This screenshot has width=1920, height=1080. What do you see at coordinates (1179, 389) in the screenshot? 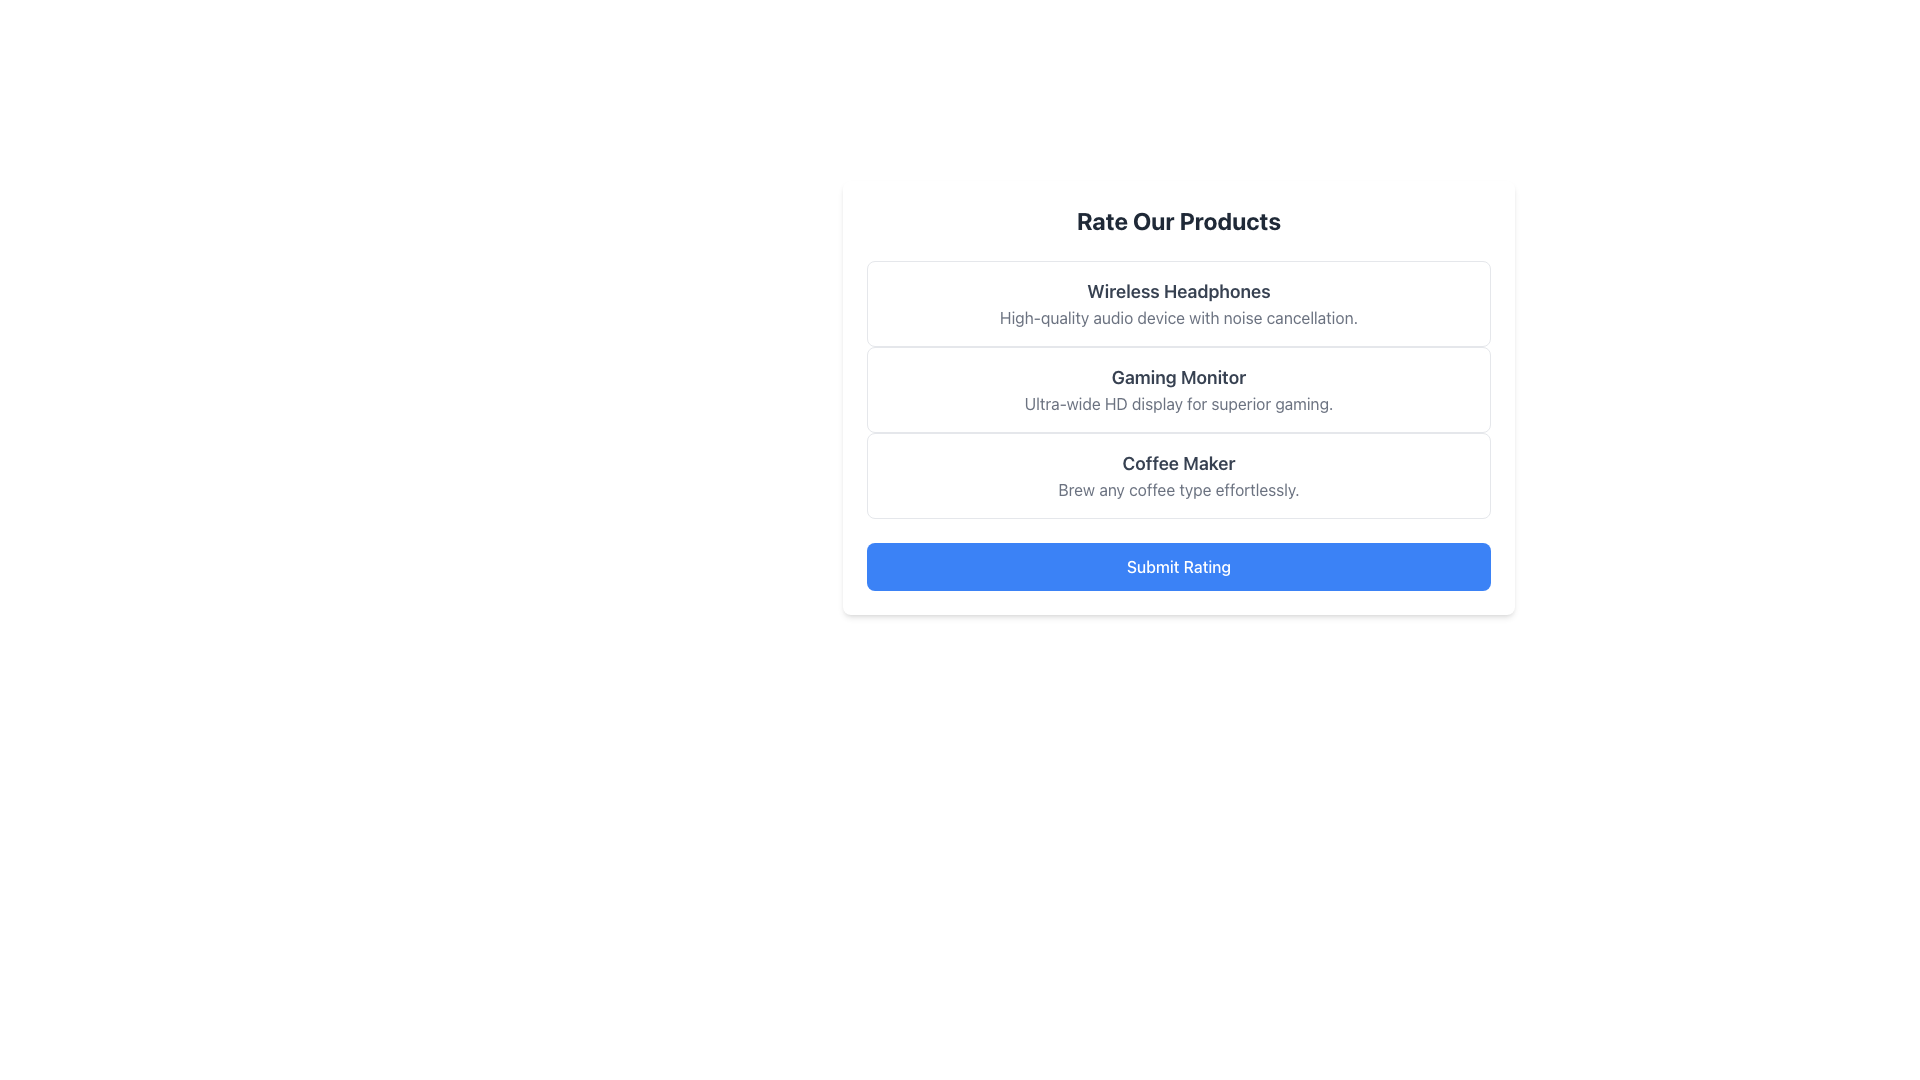
I see `the informative card that provides information about the 'Gaming Monitor', which is the second item in the 'Rate Our Products' list, located between 'Wireless Headphones' and 'Coffee Maker'` at bounding box center [1179, 389].